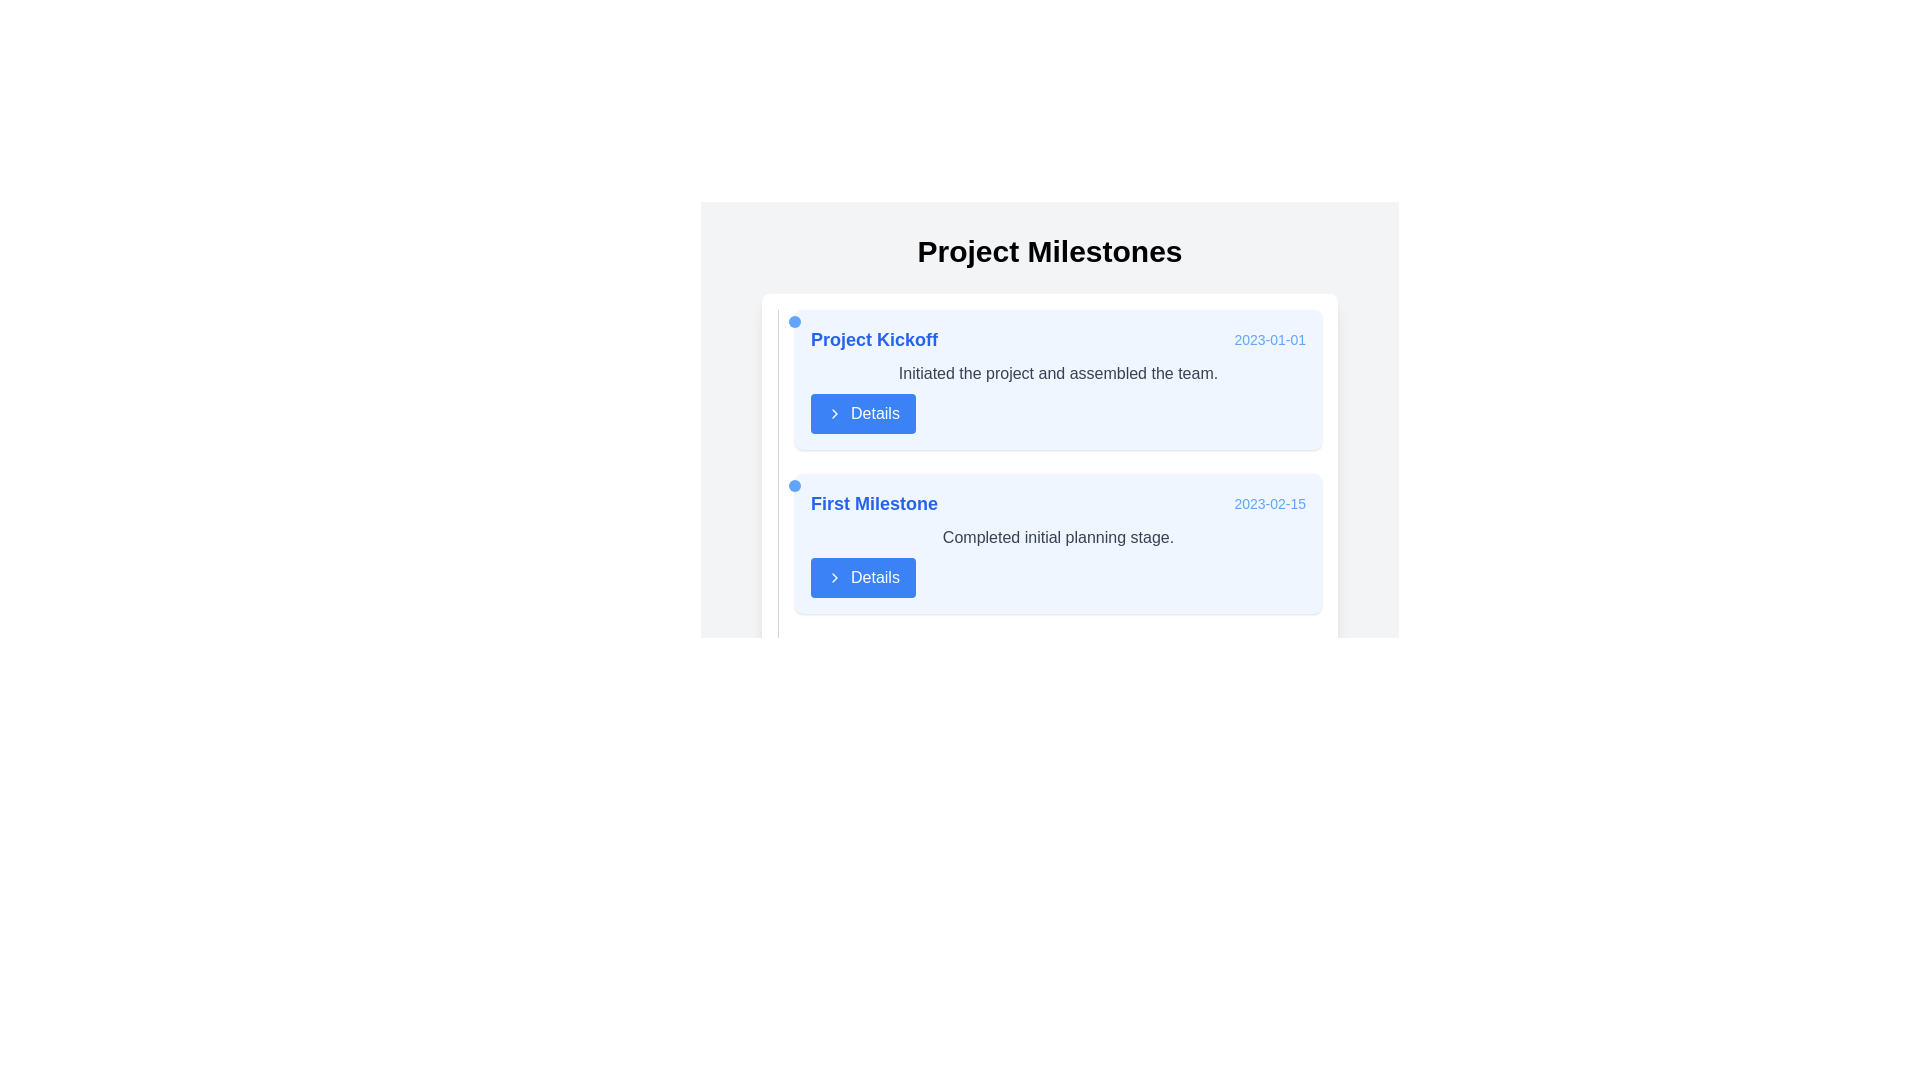 This screenshot has height=1080, width=1920. What do you see at coordinates (794, 320) in the screenshot?
I see `the visual marker (dot) indicating the milestone in the 'Project Kickoff' card, positioned near the top-left corner, slightly left of the text content` at bounding box center [794, 320].